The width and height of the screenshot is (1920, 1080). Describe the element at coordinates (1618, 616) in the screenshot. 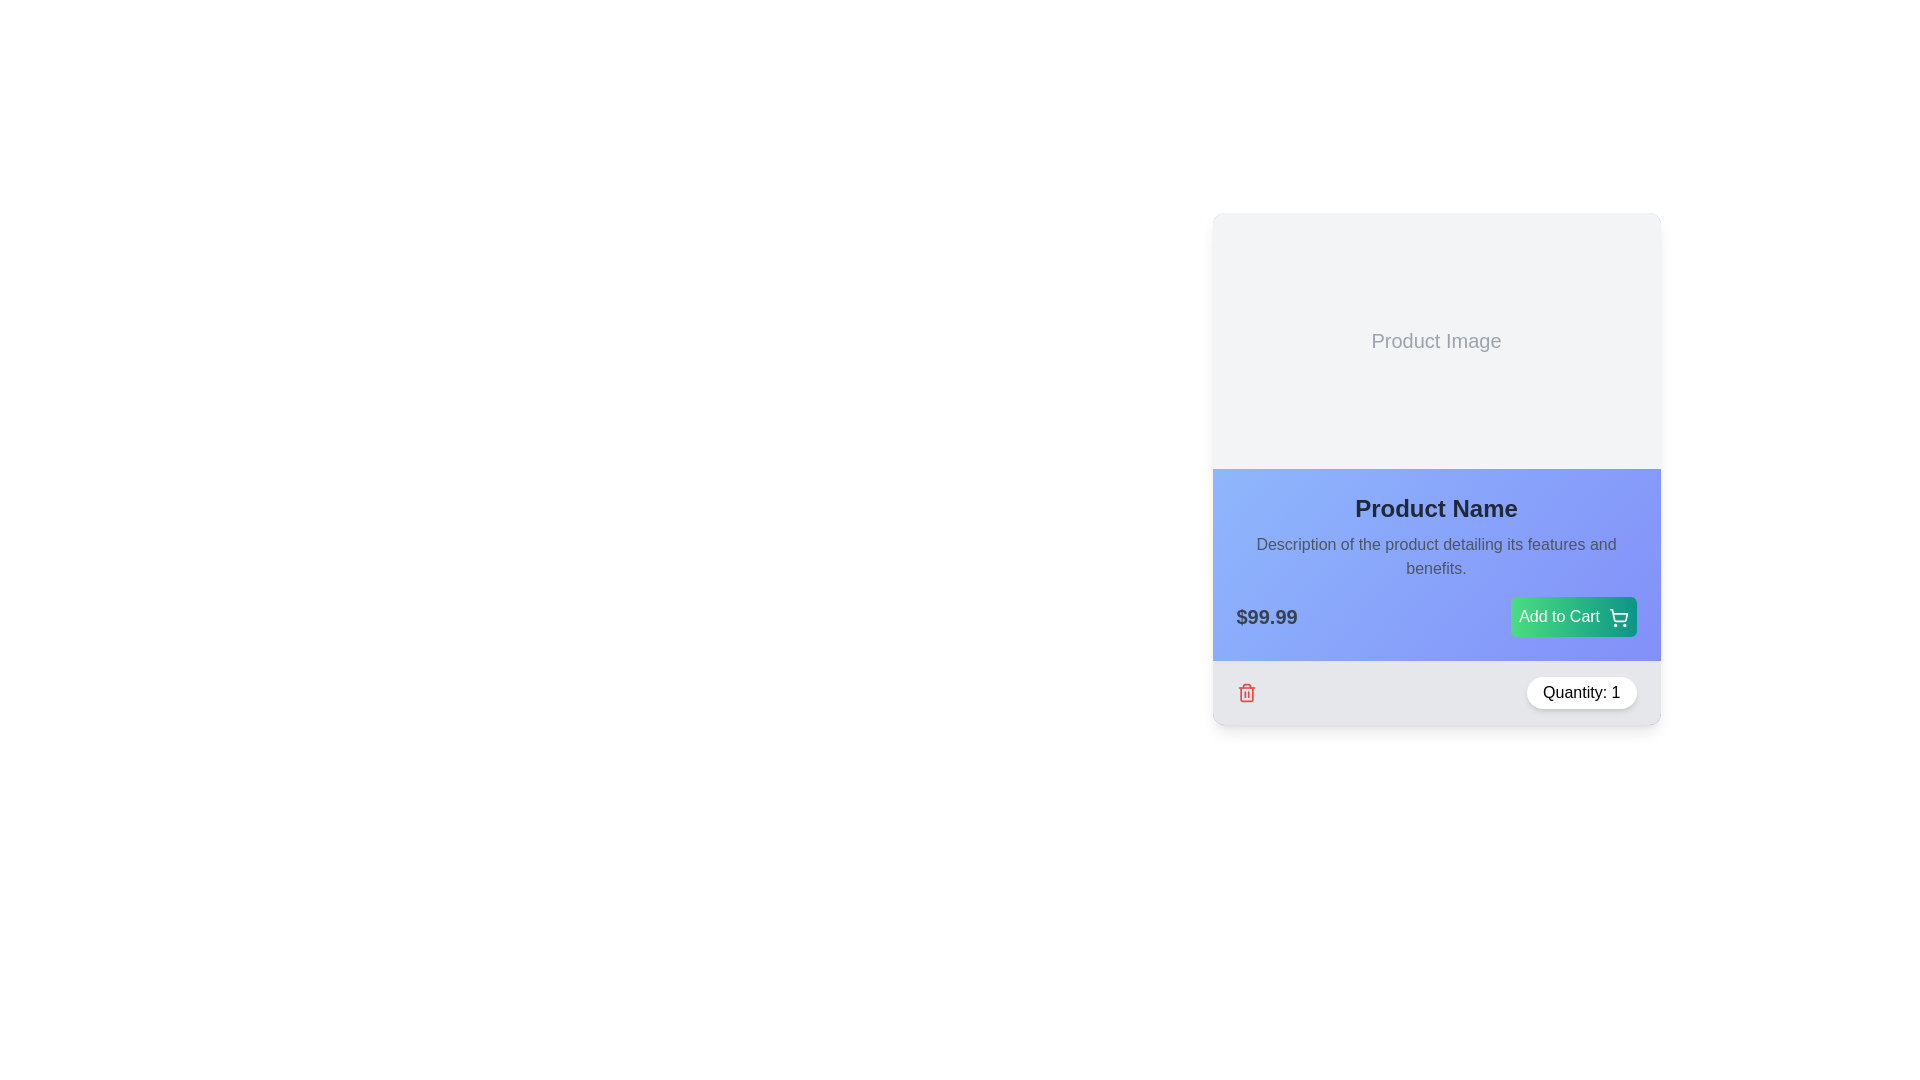

I see `the shopping cart icon located at the far right of the green 'Add to Cart' button to initiate the add-to-cart action for the product` at that location.